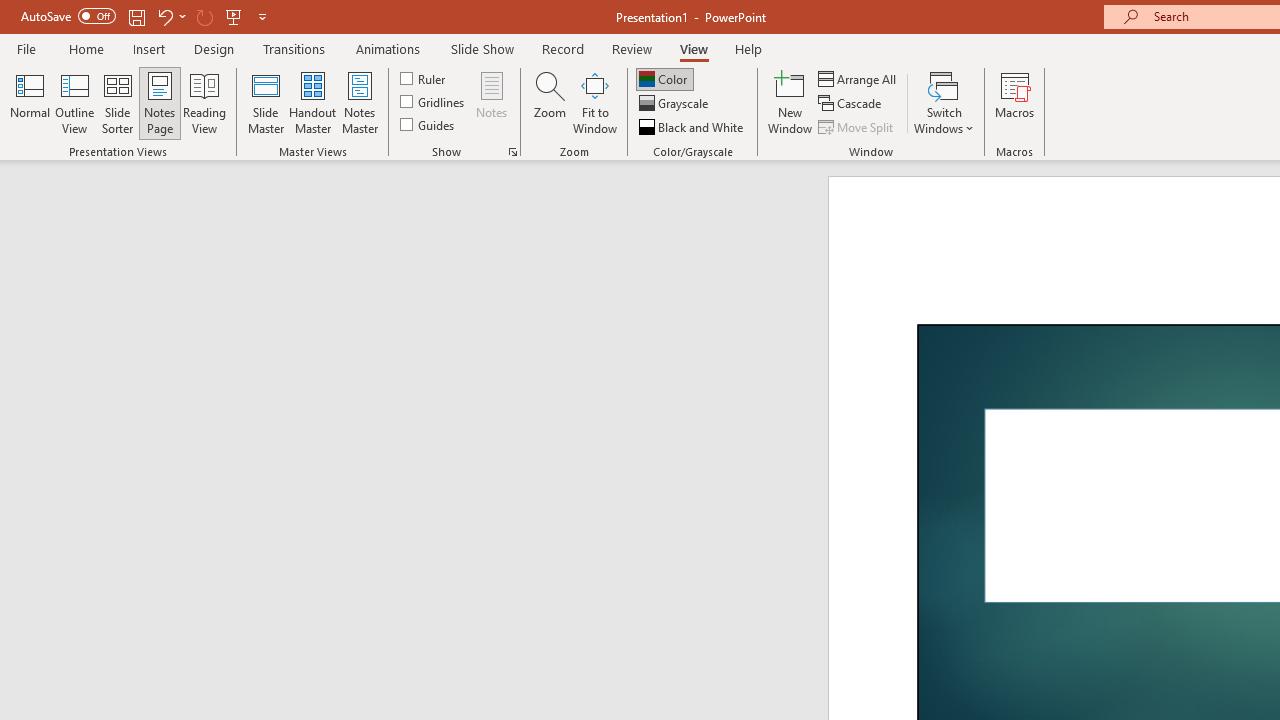  What do you see at coordinates (1015, 103) in the screenshot?
I see `'Macros'` at bounding box center [1015, 103].